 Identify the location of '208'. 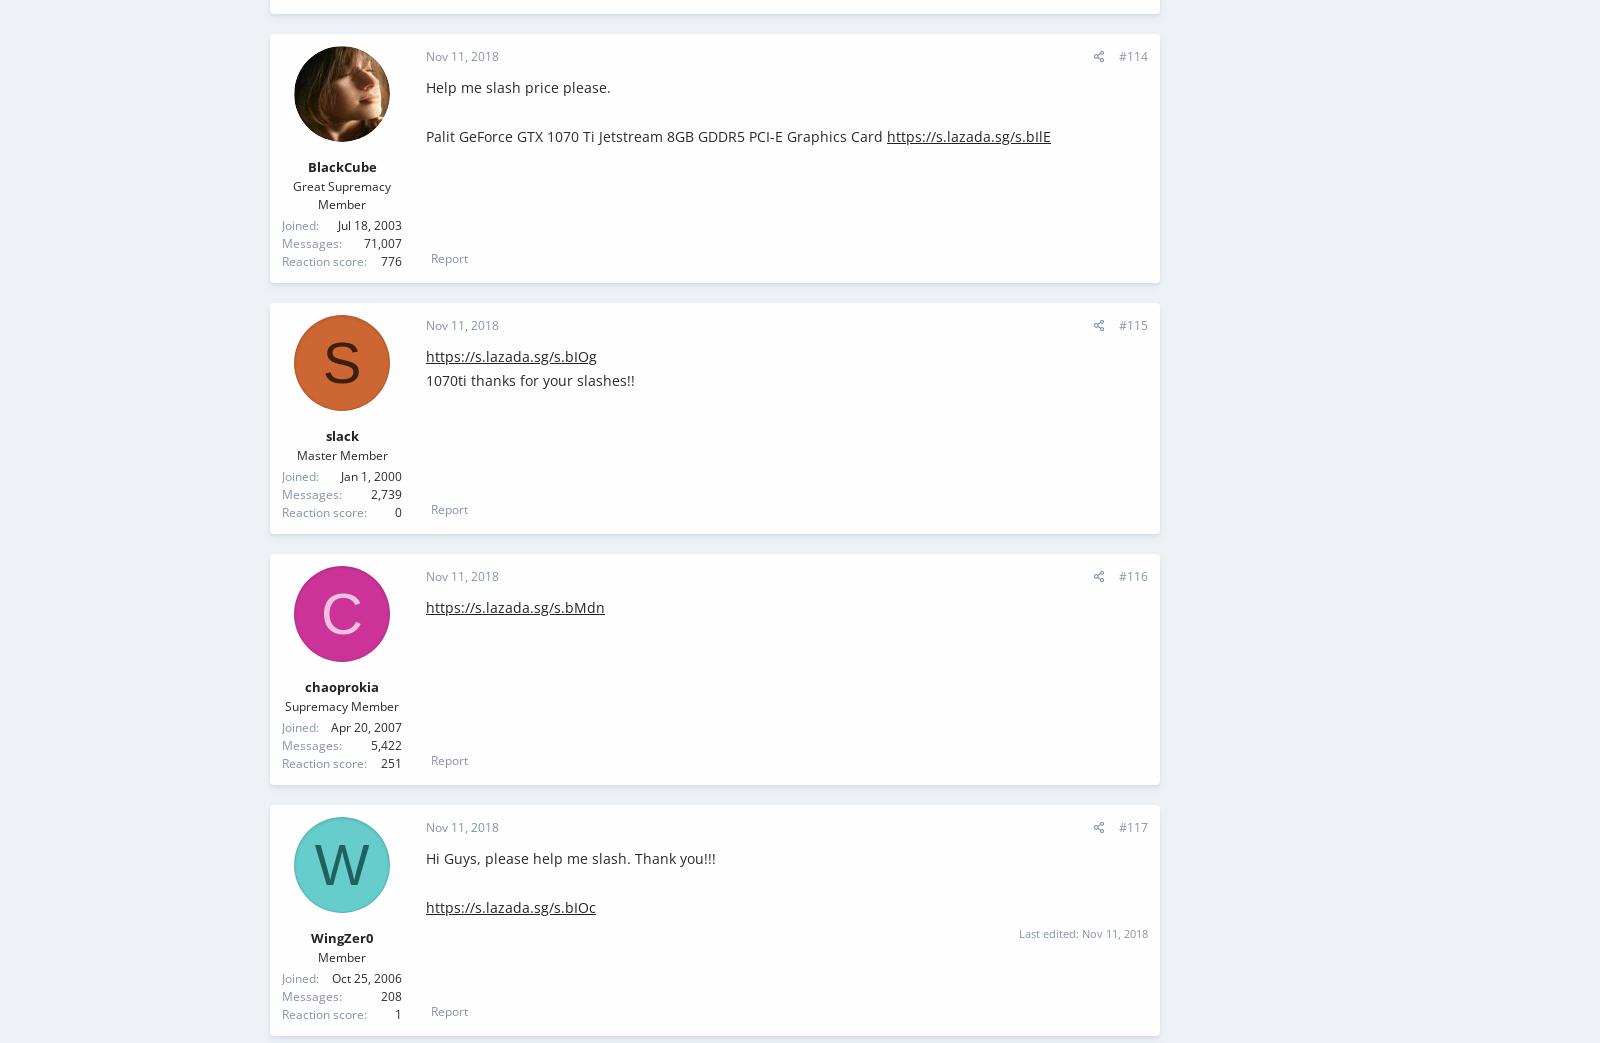
(391, 995).